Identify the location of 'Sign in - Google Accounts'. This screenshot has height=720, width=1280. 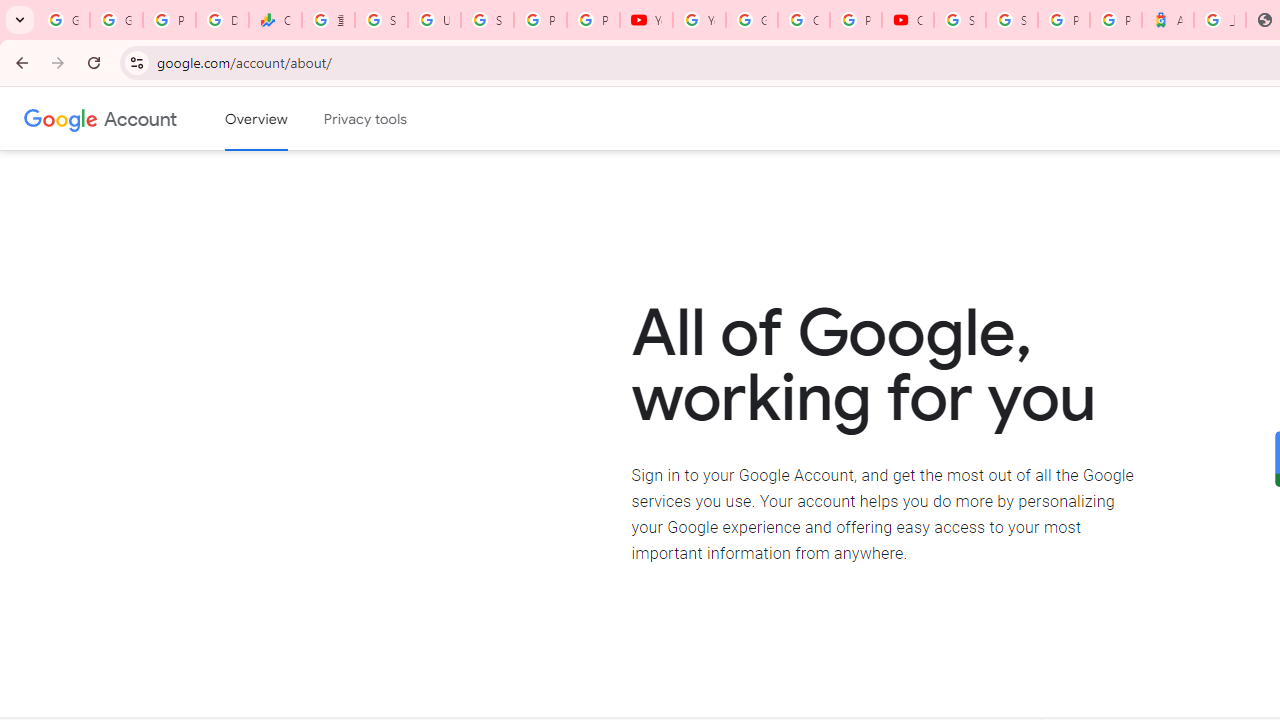
(1011, 20).